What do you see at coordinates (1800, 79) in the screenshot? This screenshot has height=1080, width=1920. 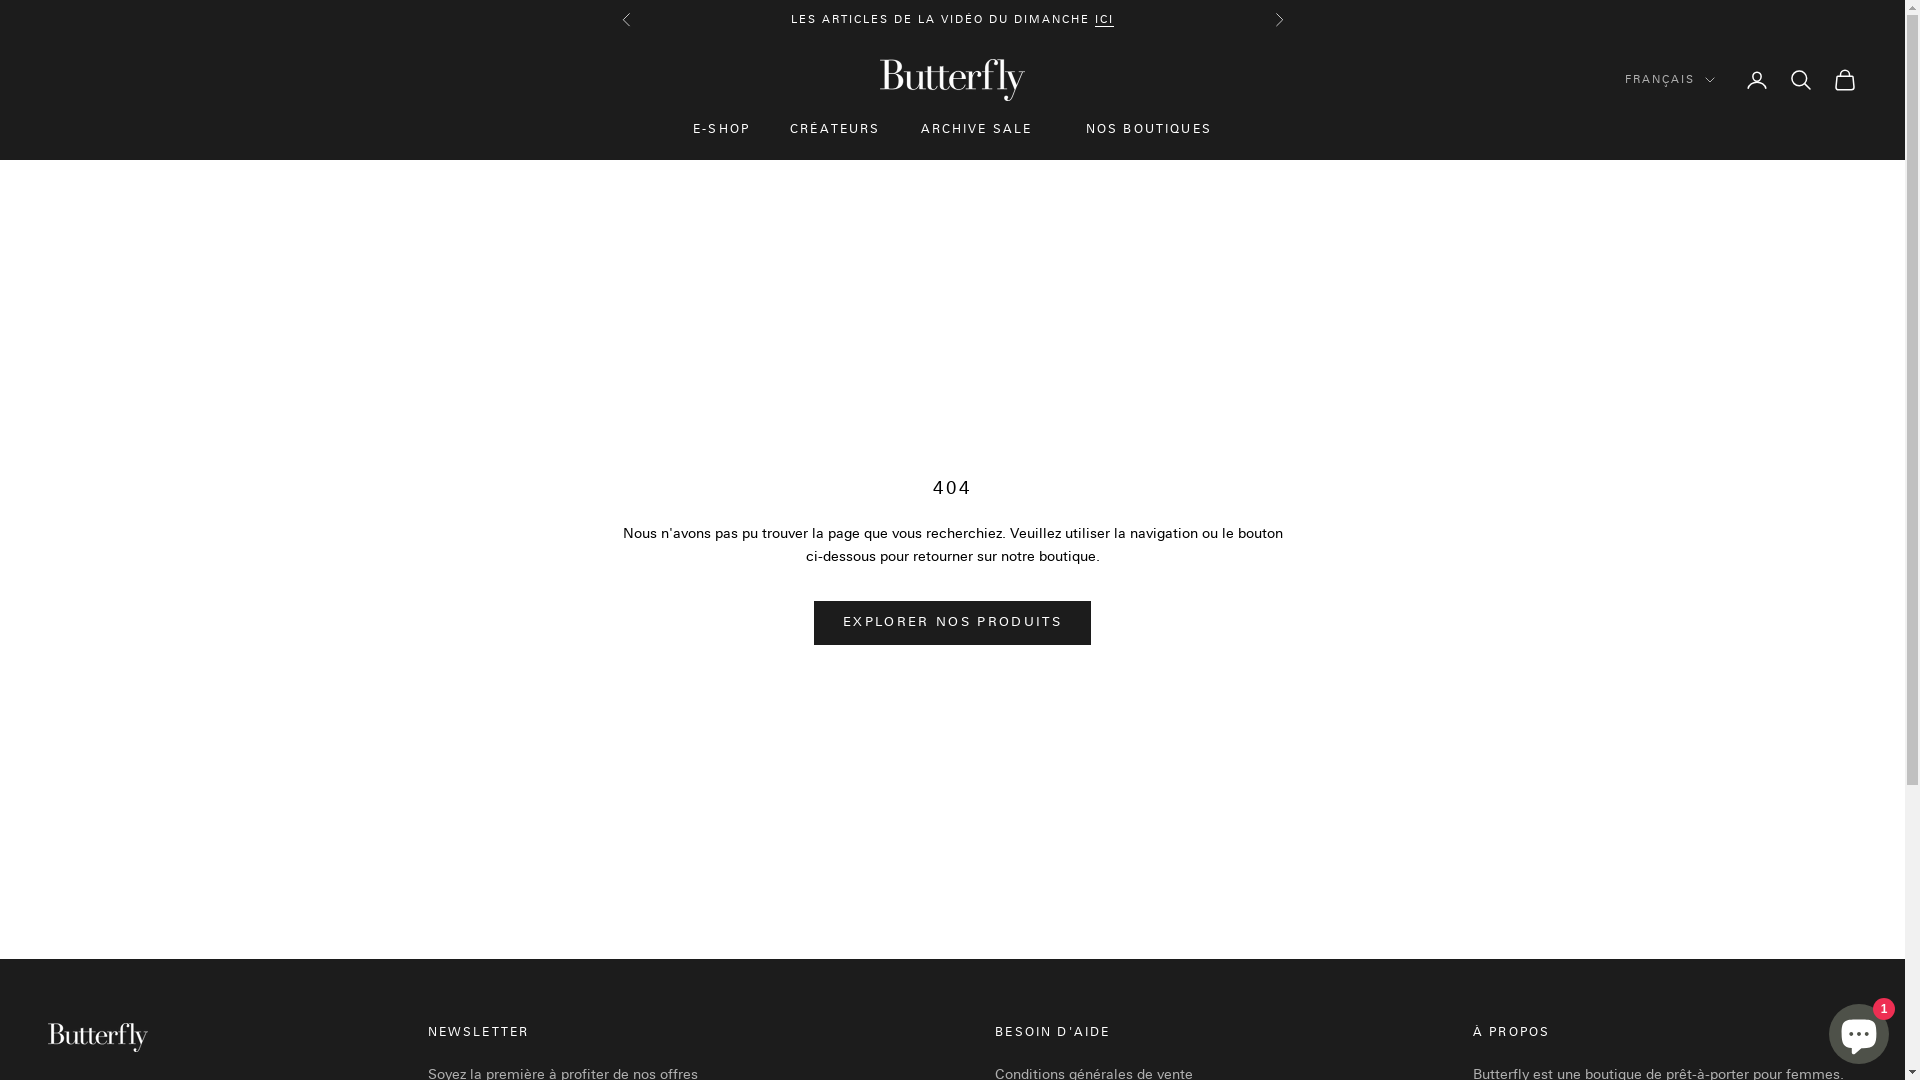 I see `'Ouvrir la recherche'` at bounding box center [1800, 79].